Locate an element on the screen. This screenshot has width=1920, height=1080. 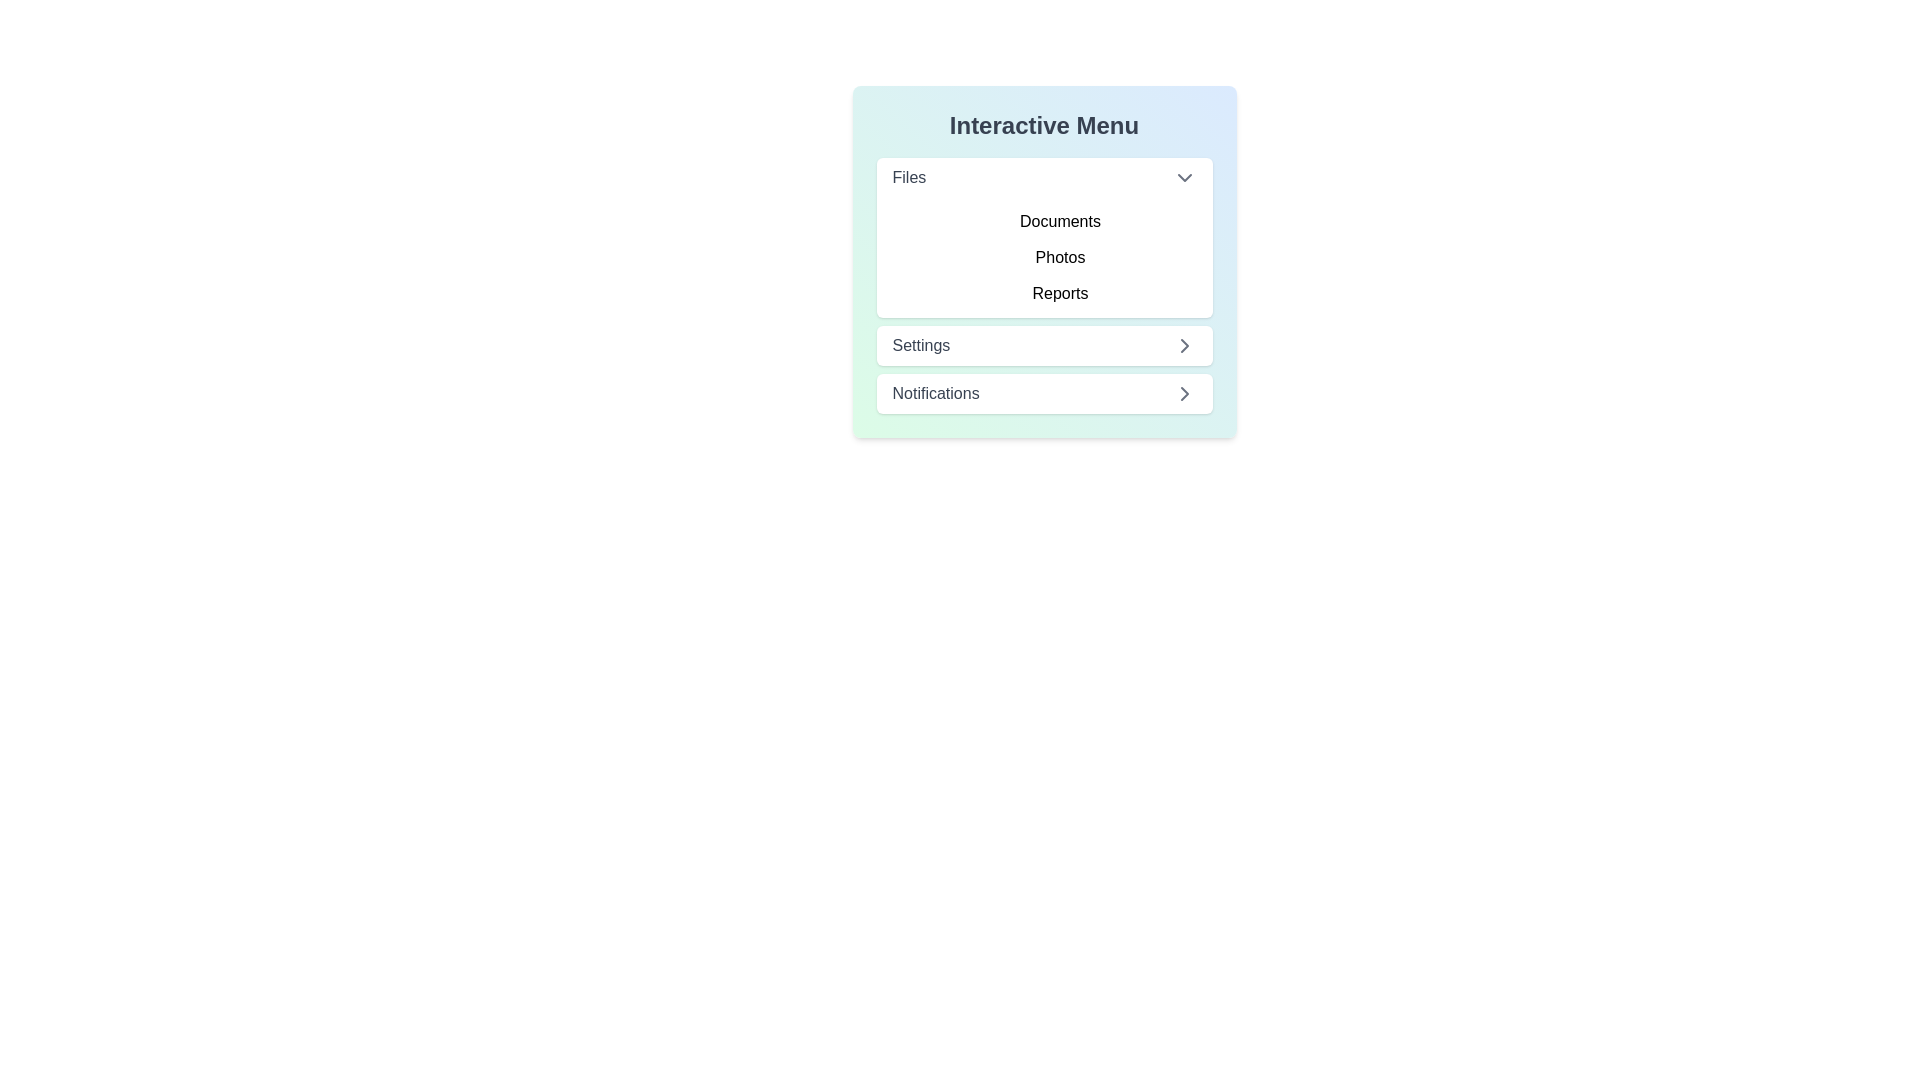
text displayed in the text label that serves as a heading for the dropdown menu positioned at the top-left corner of the dropdown panel is located at coordinates (908, 176).